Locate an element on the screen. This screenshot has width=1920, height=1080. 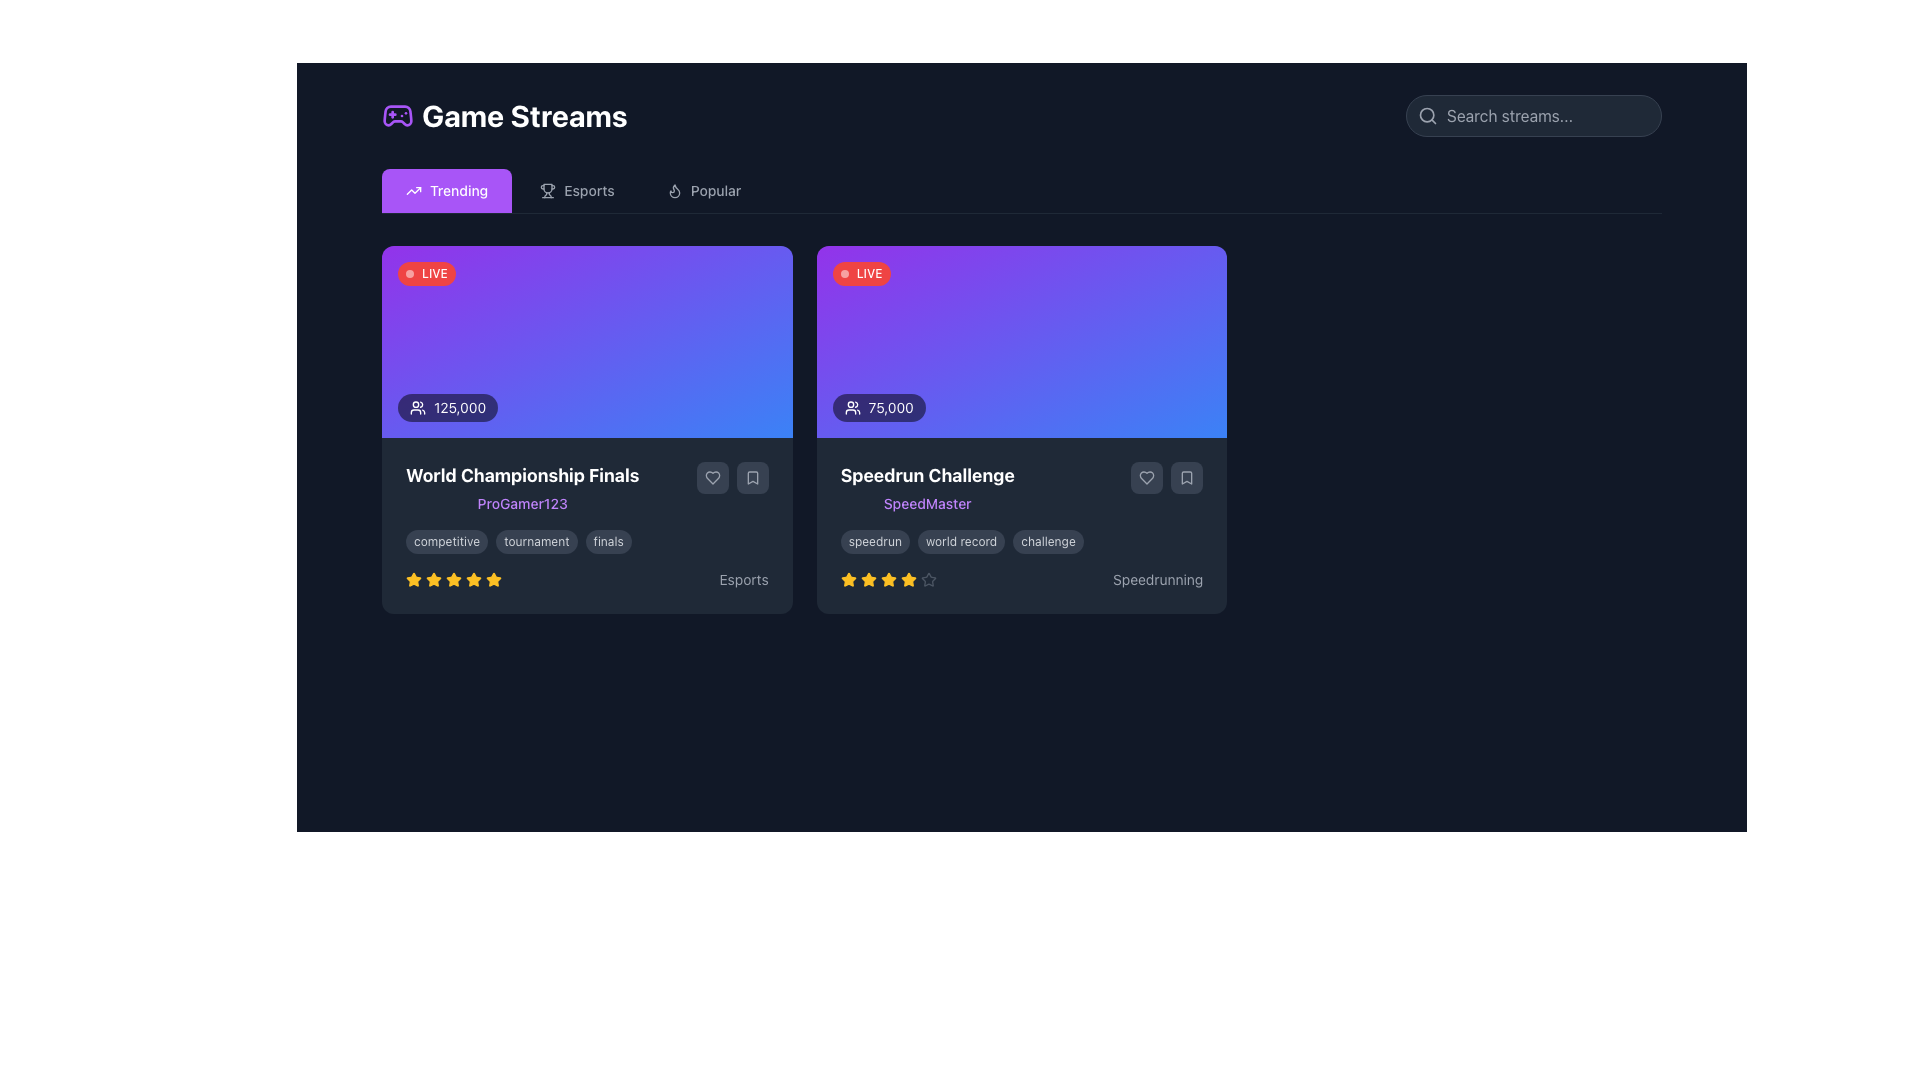
the third yellow star icon in the rating section below the title 'World Championship Finals' is located at coordinates (453, 579).